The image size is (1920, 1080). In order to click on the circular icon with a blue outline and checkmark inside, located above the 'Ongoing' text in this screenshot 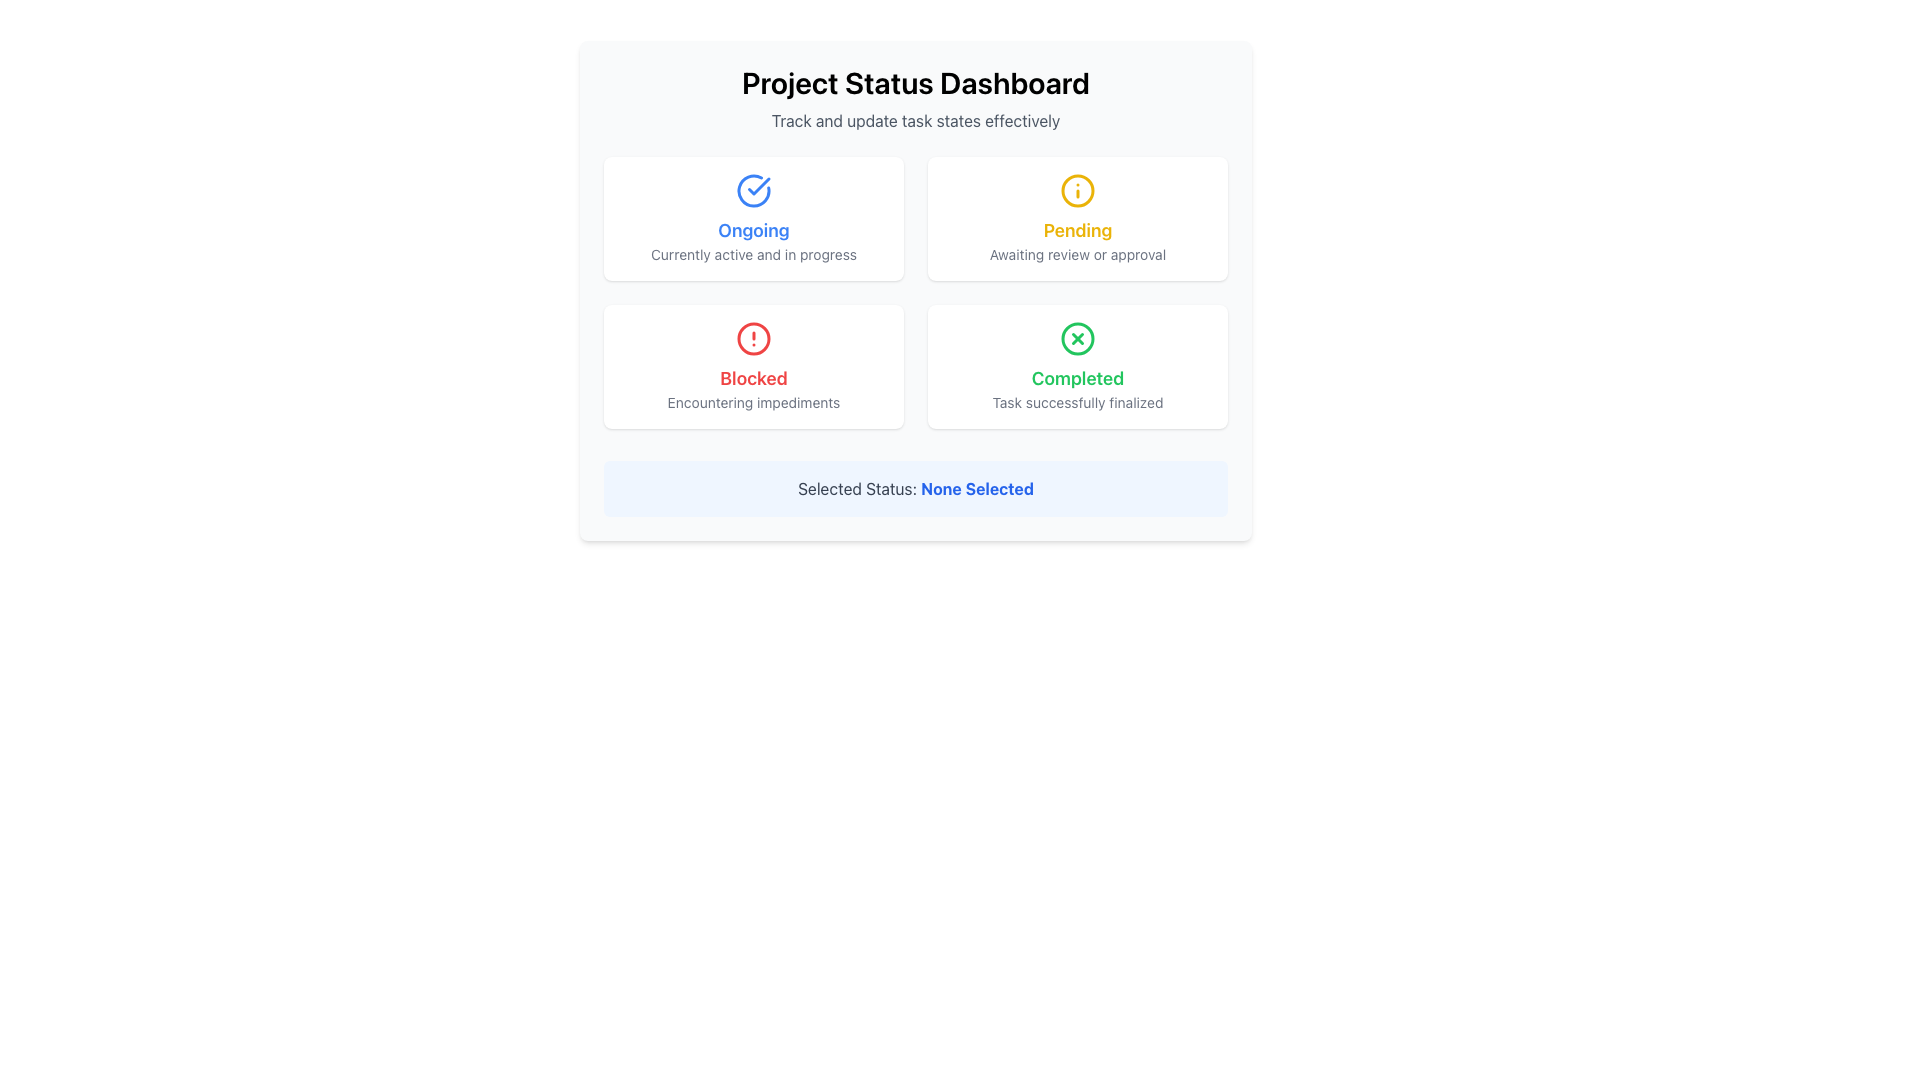, I will do `click(752, 191)`.